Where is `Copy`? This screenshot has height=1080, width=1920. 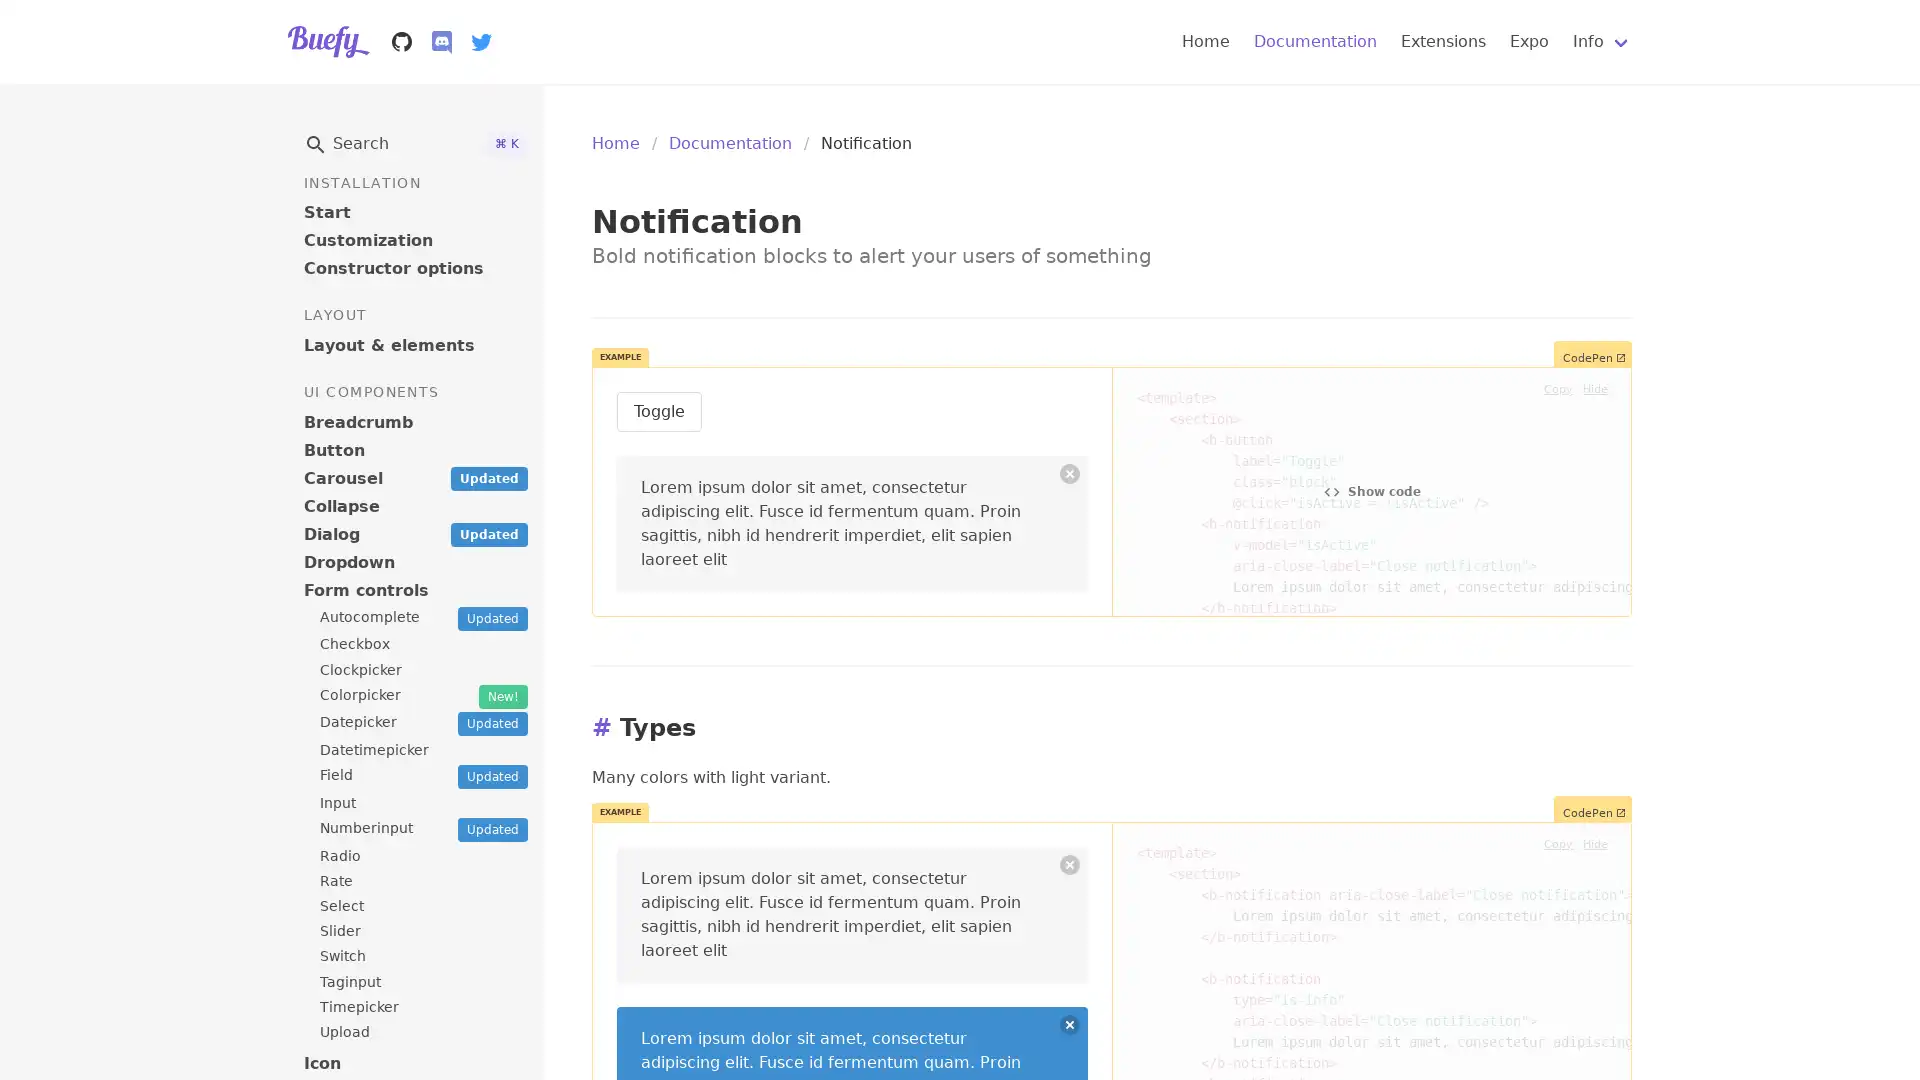 Copy is located at coordinates (1557, 840).